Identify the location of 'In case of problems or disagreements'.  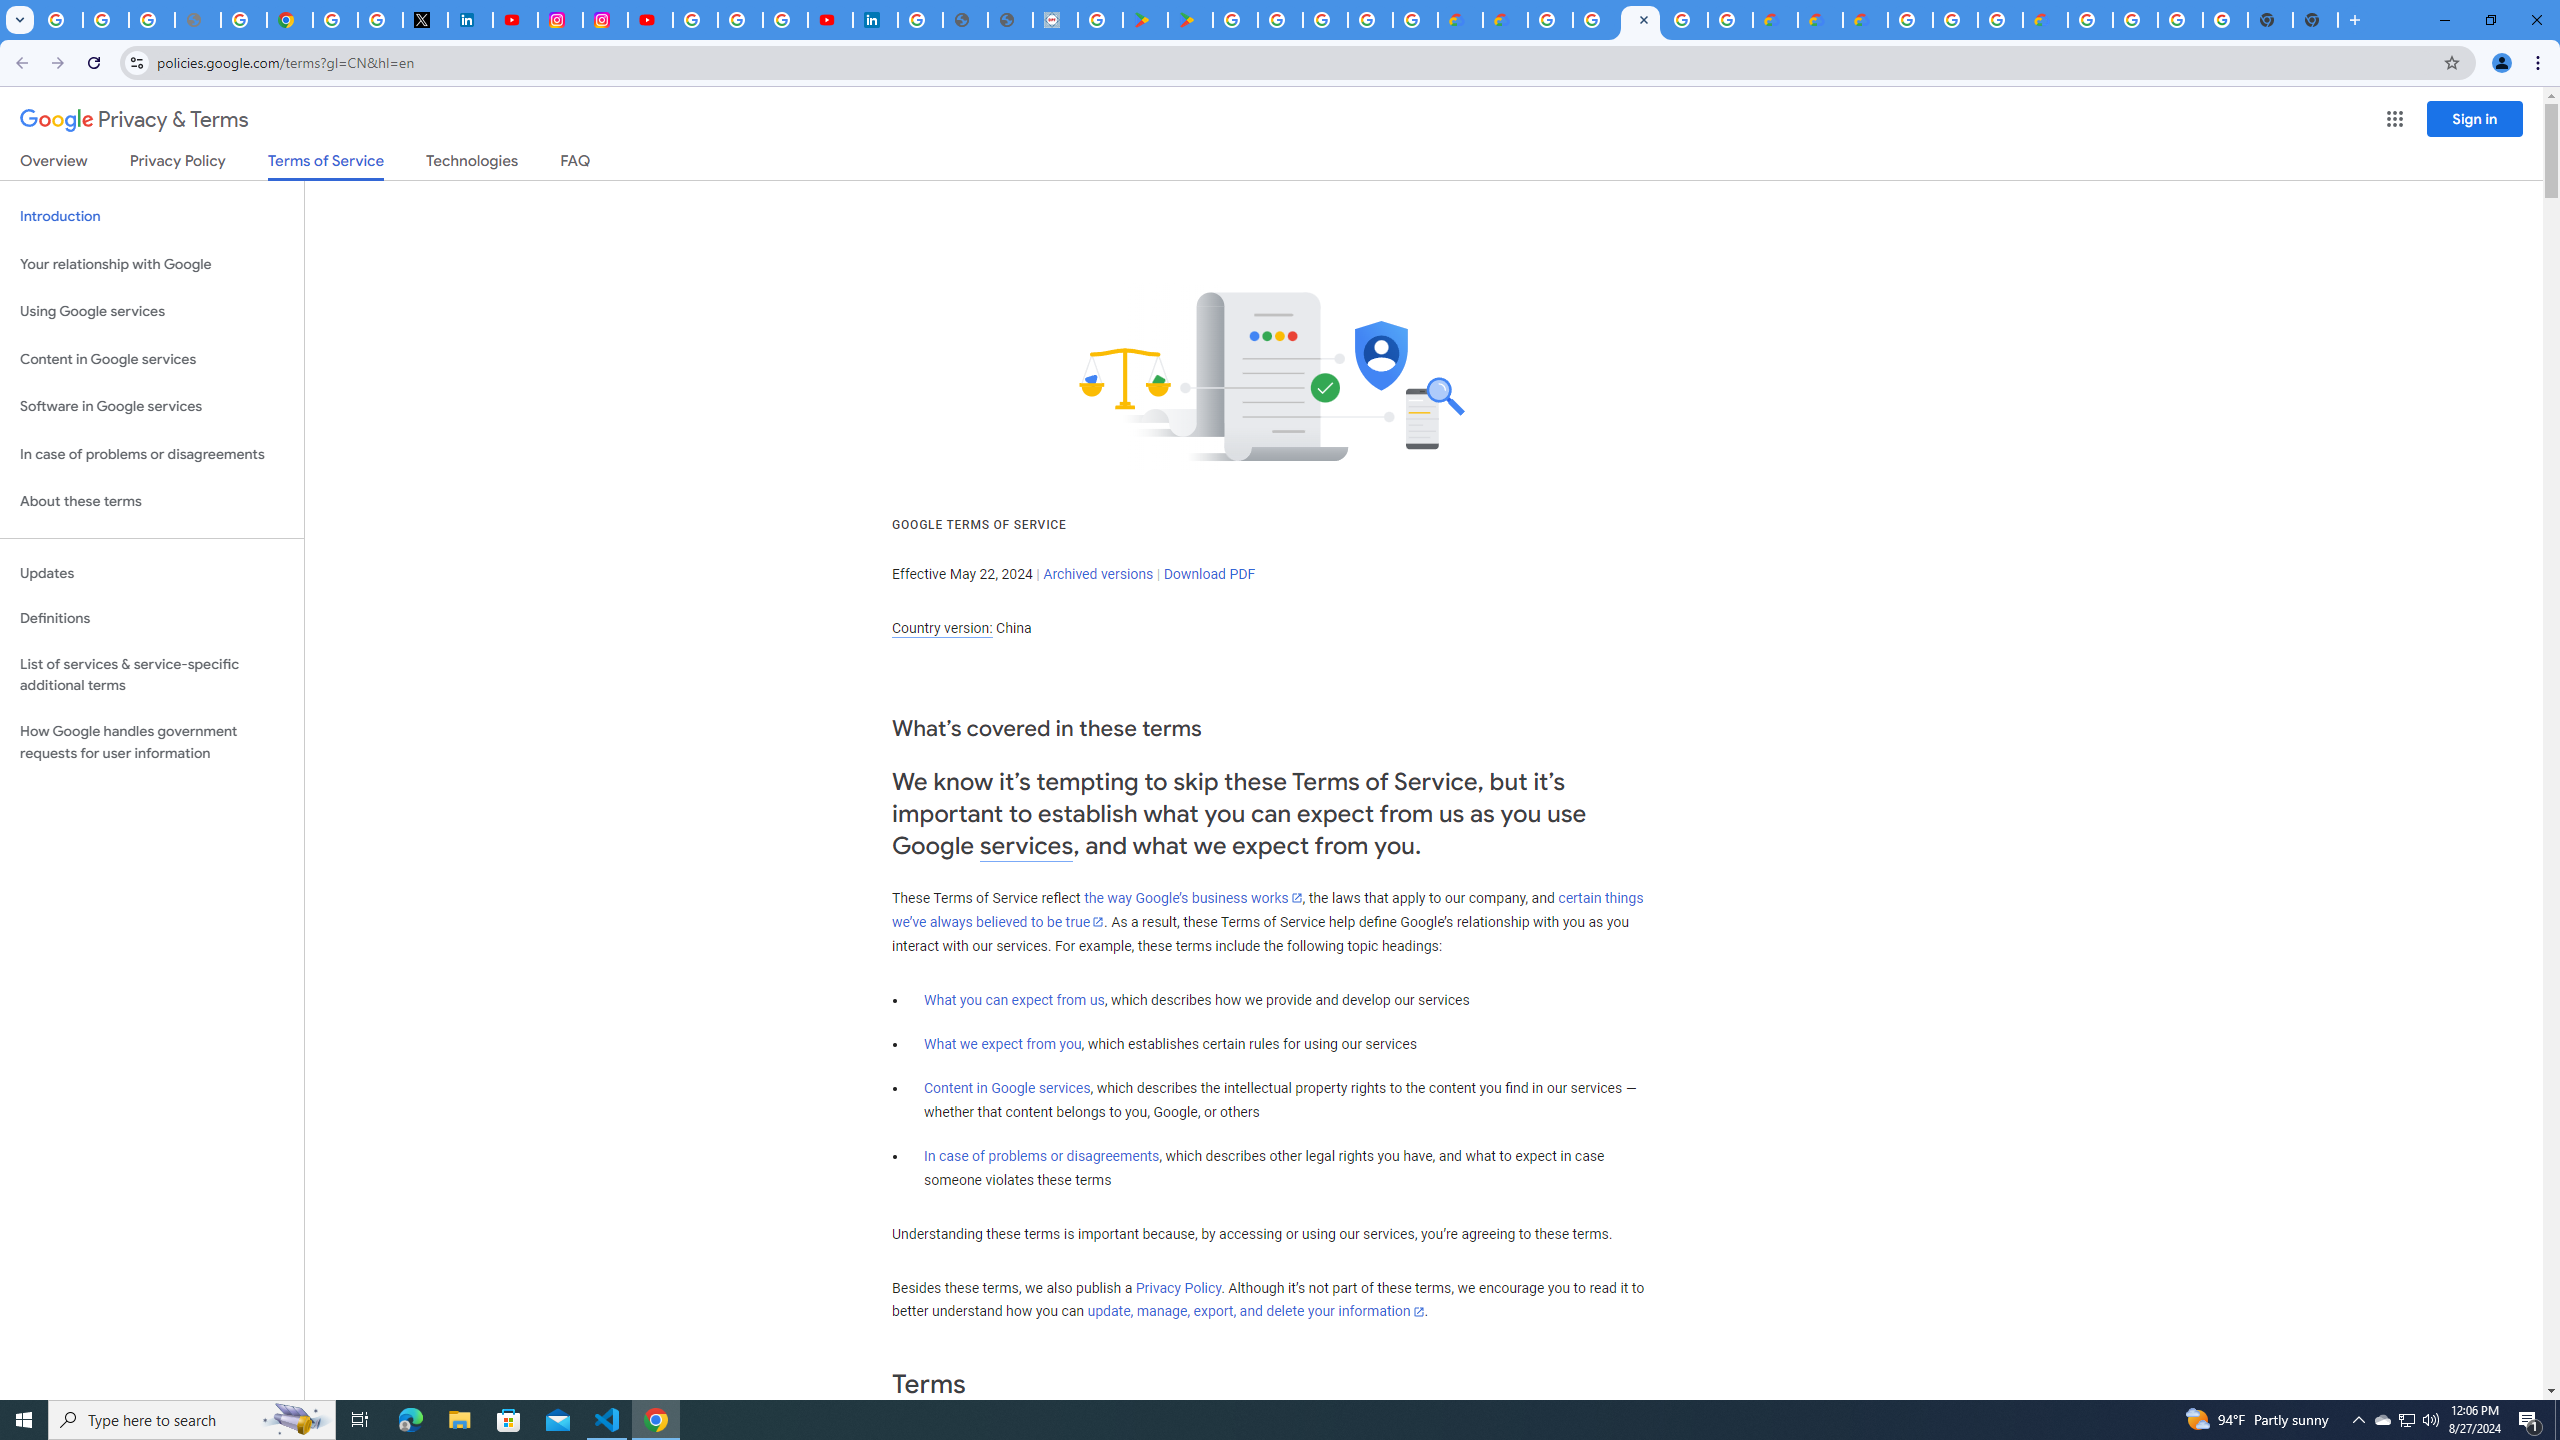
(1040, 1156).